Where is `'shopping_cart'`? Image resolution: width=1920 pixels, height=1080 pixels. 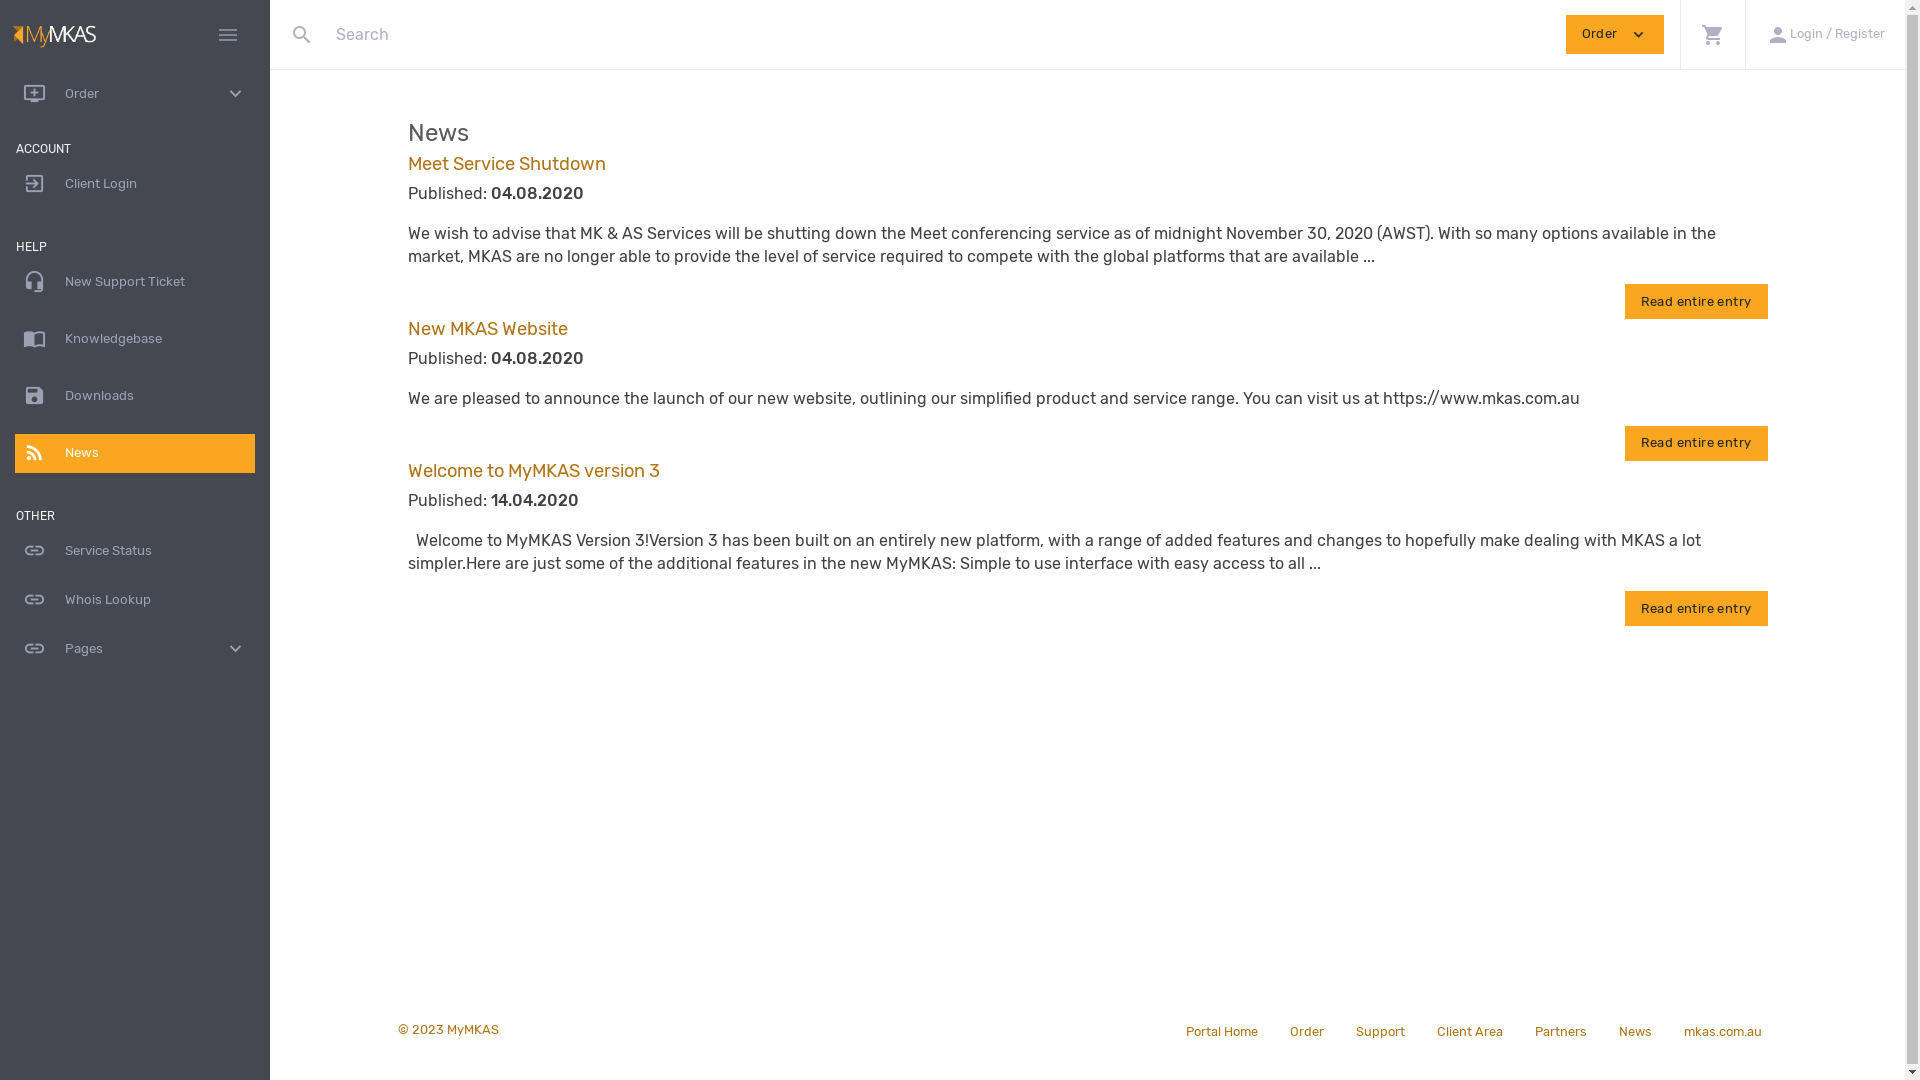
'shopping_cart' is located at coordinates (1711, 34).